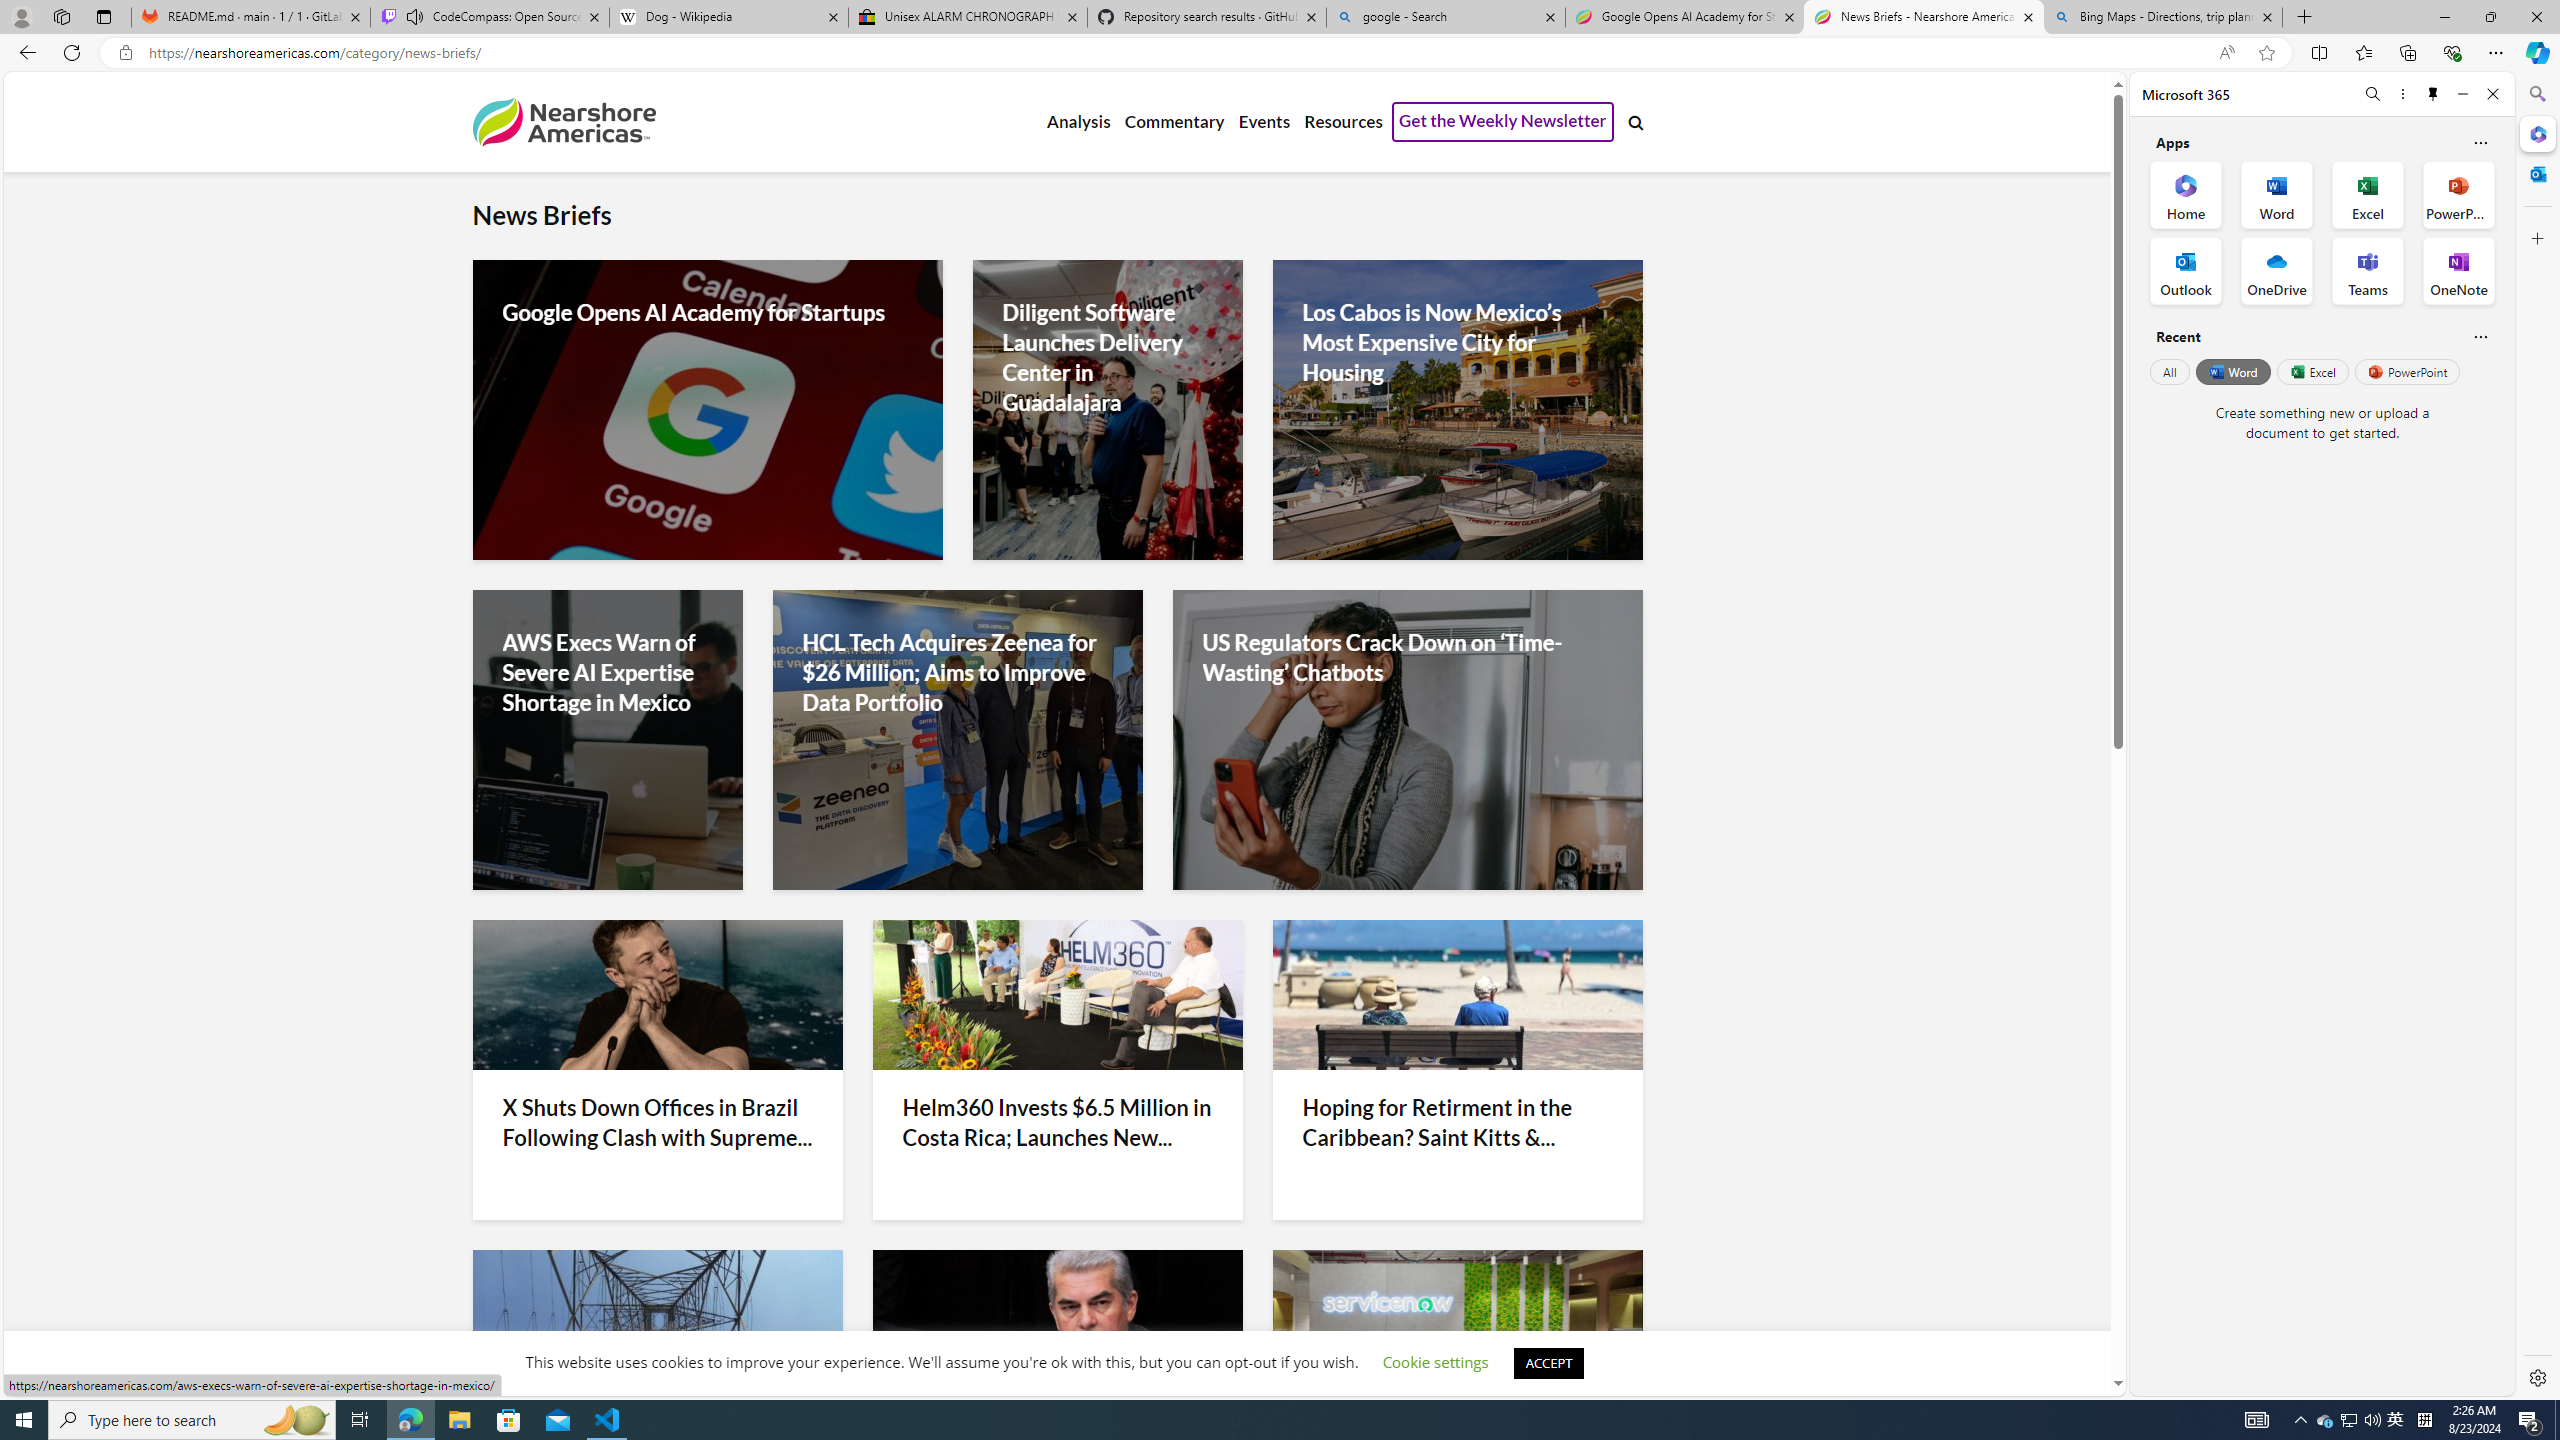 This screenshot has height=1440, width=2560. I want to click on 'Commentary', so click(1173, 122).